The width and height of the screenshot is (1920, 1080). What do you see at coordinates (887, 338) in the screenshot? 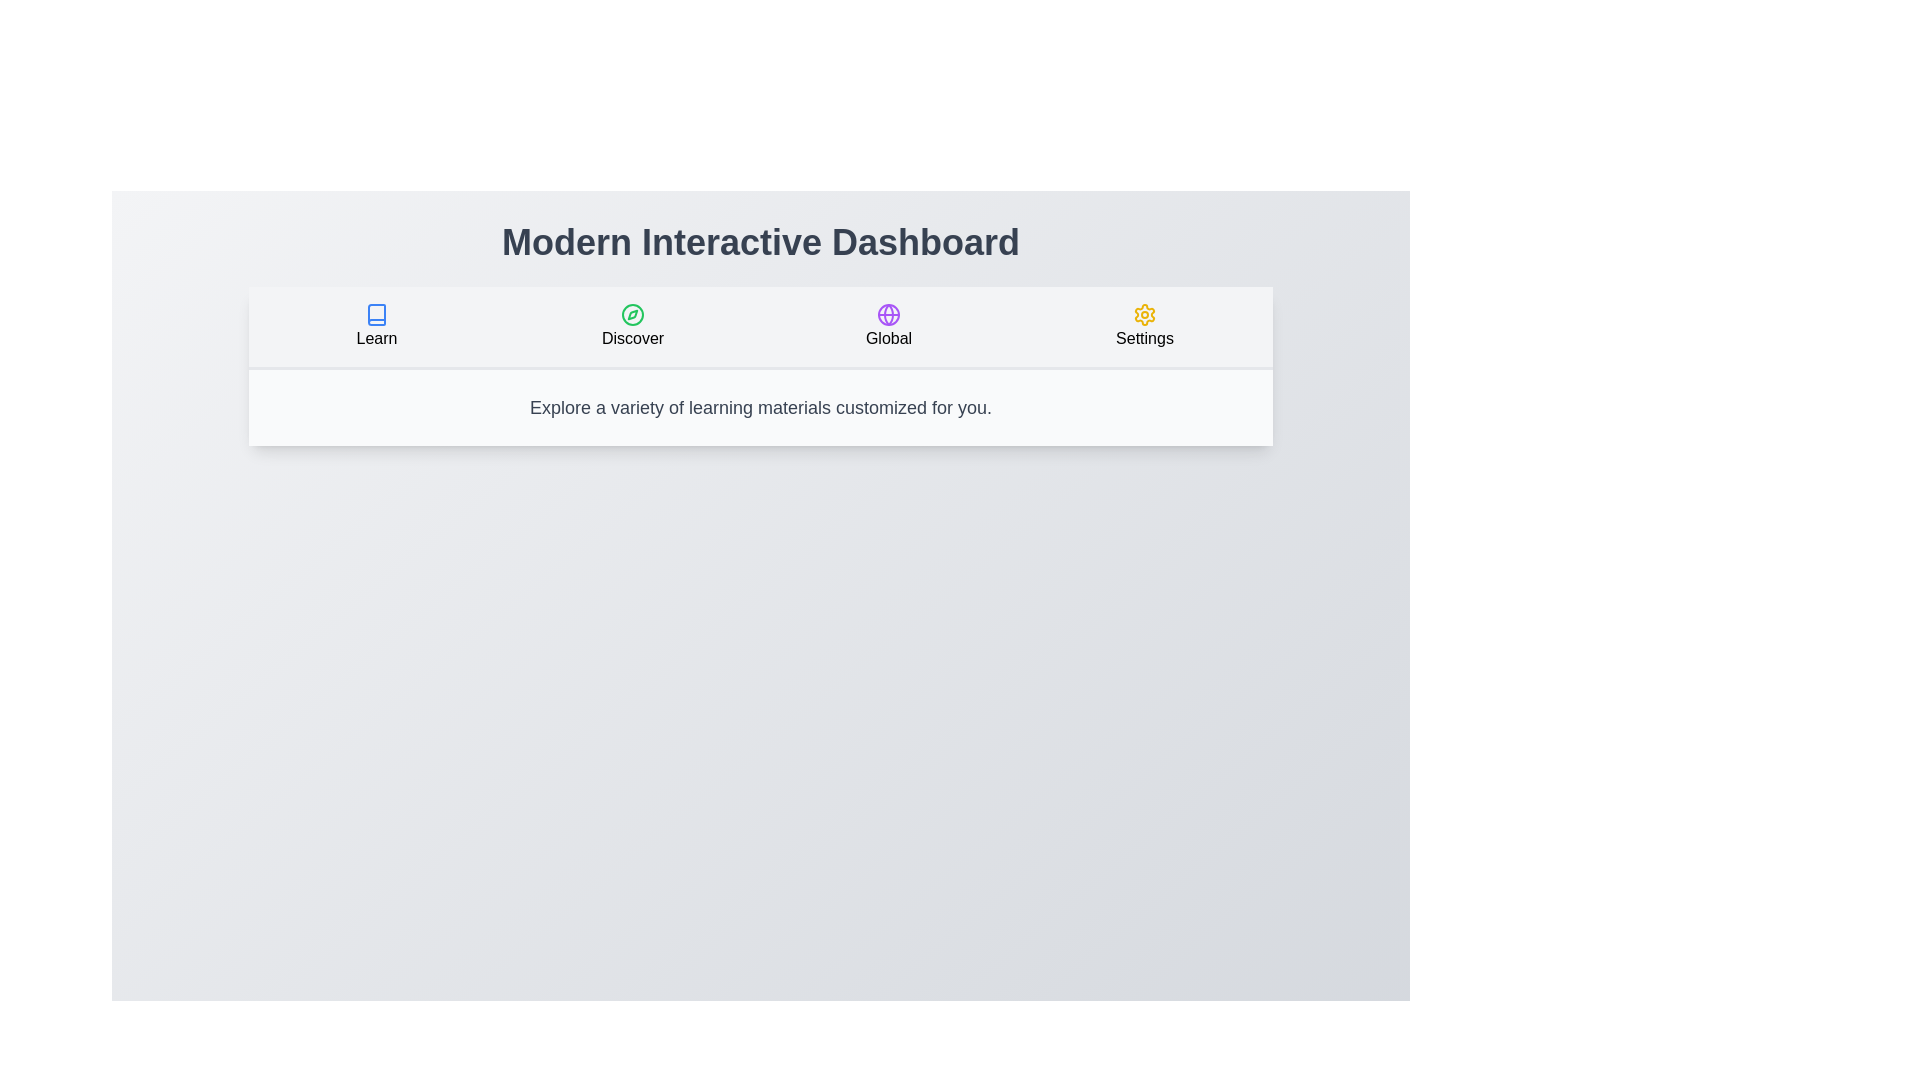
I see `the third text label in the horizontal navigation bar, which is positioned centrally between 'Discover' and 'Settings', for interaction` at bounding box center [887, 338].